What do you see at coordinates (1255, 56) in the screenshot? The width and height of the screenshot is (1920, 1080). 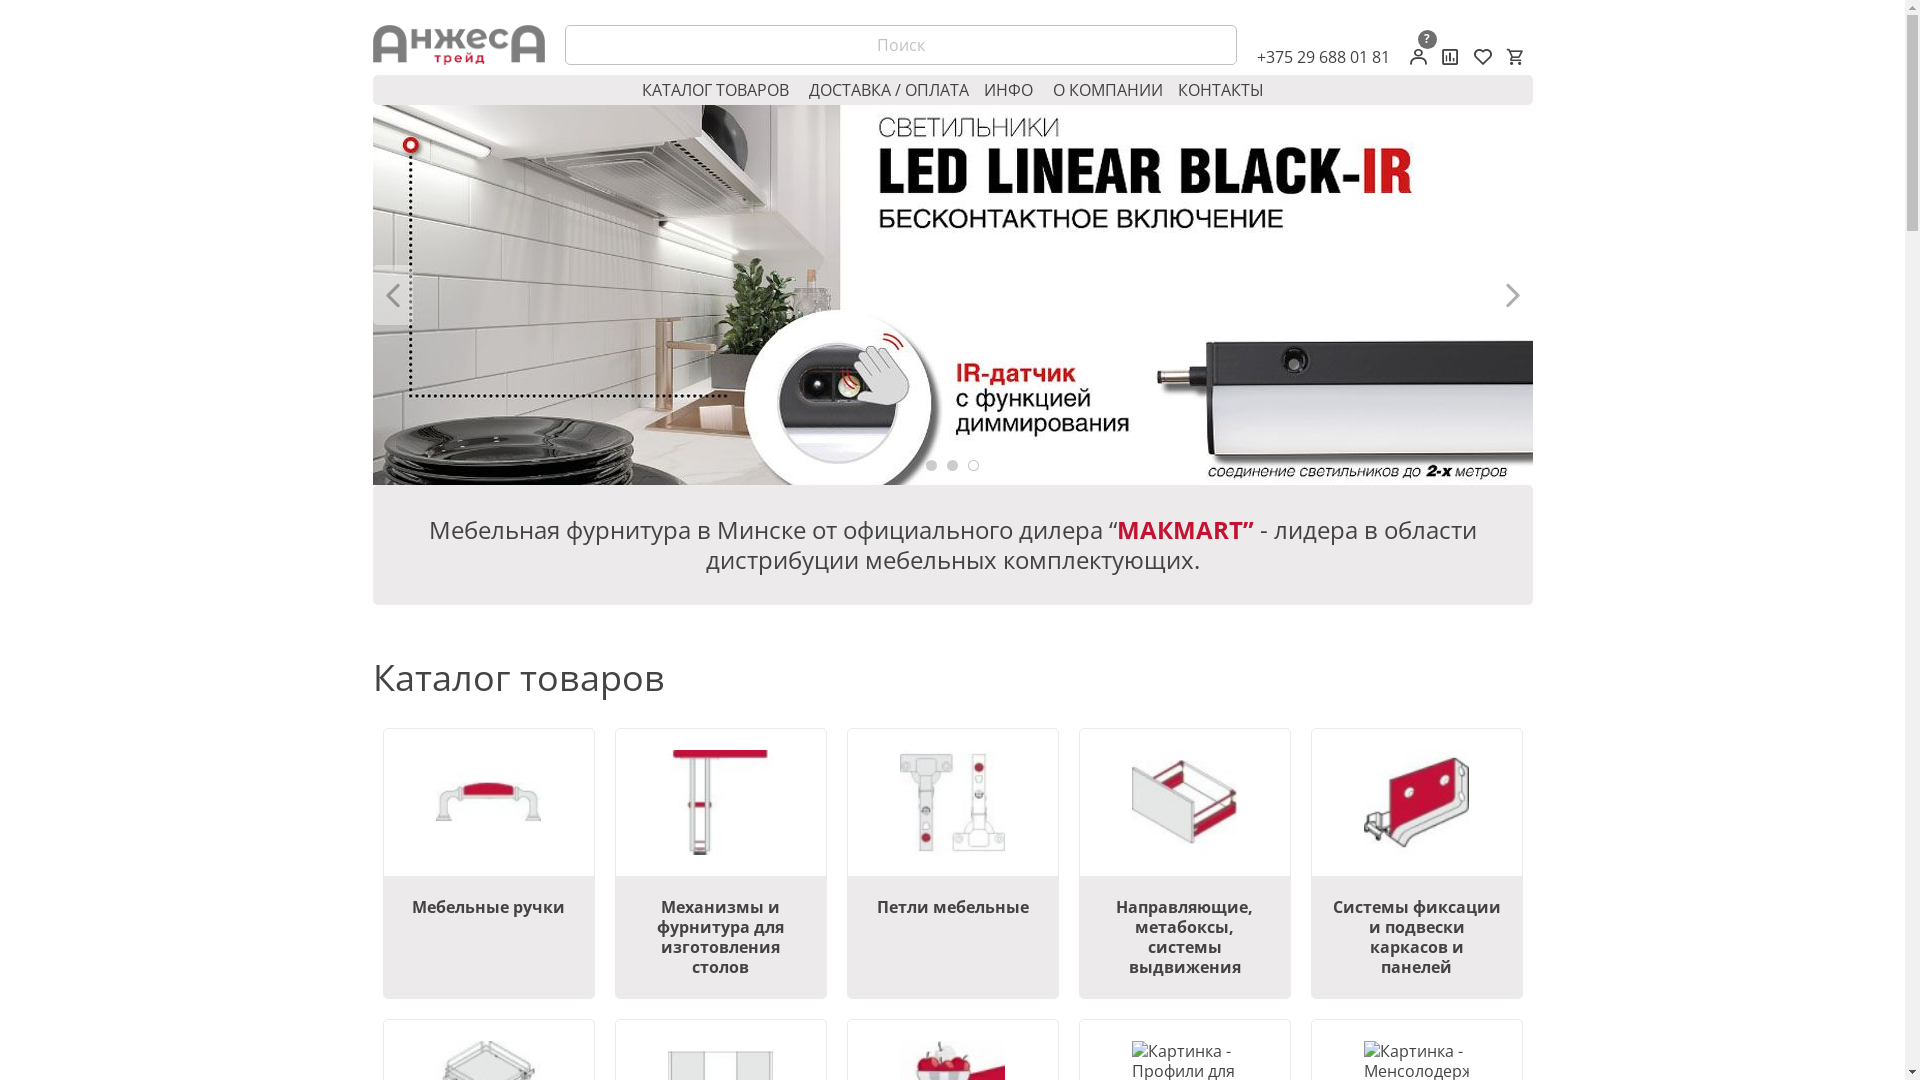 I see `'+375 29 688 01 81'` at bounding box center [1255, 56].